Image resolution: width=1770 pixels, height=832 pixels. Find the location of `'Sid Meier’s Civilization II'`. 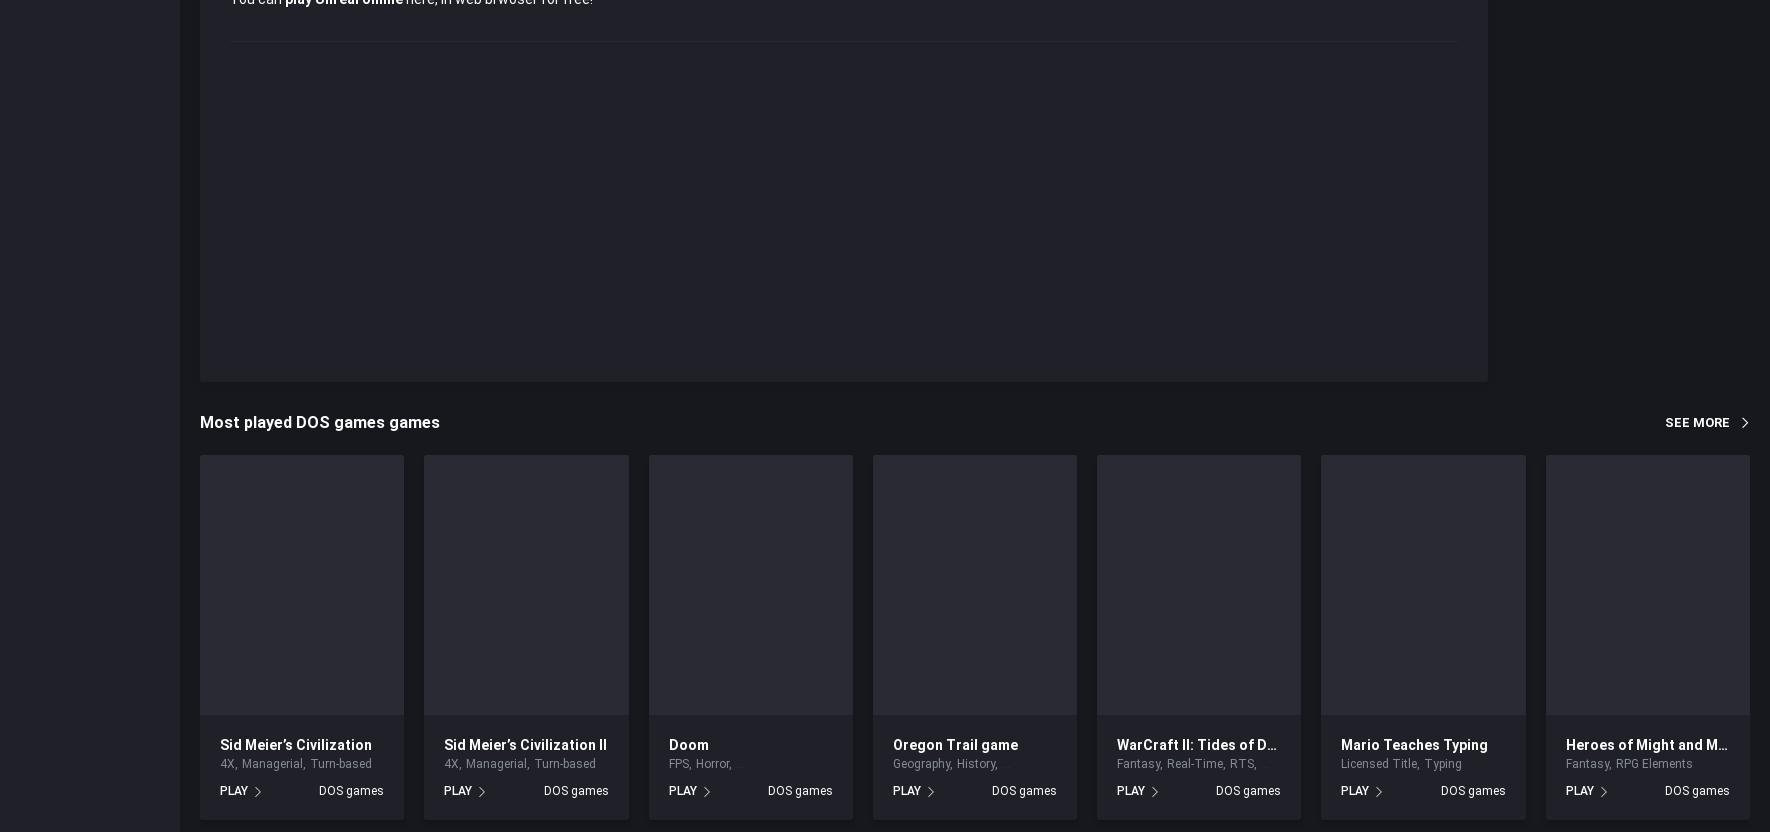

'Sid Meier’s Civilization II' is located at coordinates (525, 743).